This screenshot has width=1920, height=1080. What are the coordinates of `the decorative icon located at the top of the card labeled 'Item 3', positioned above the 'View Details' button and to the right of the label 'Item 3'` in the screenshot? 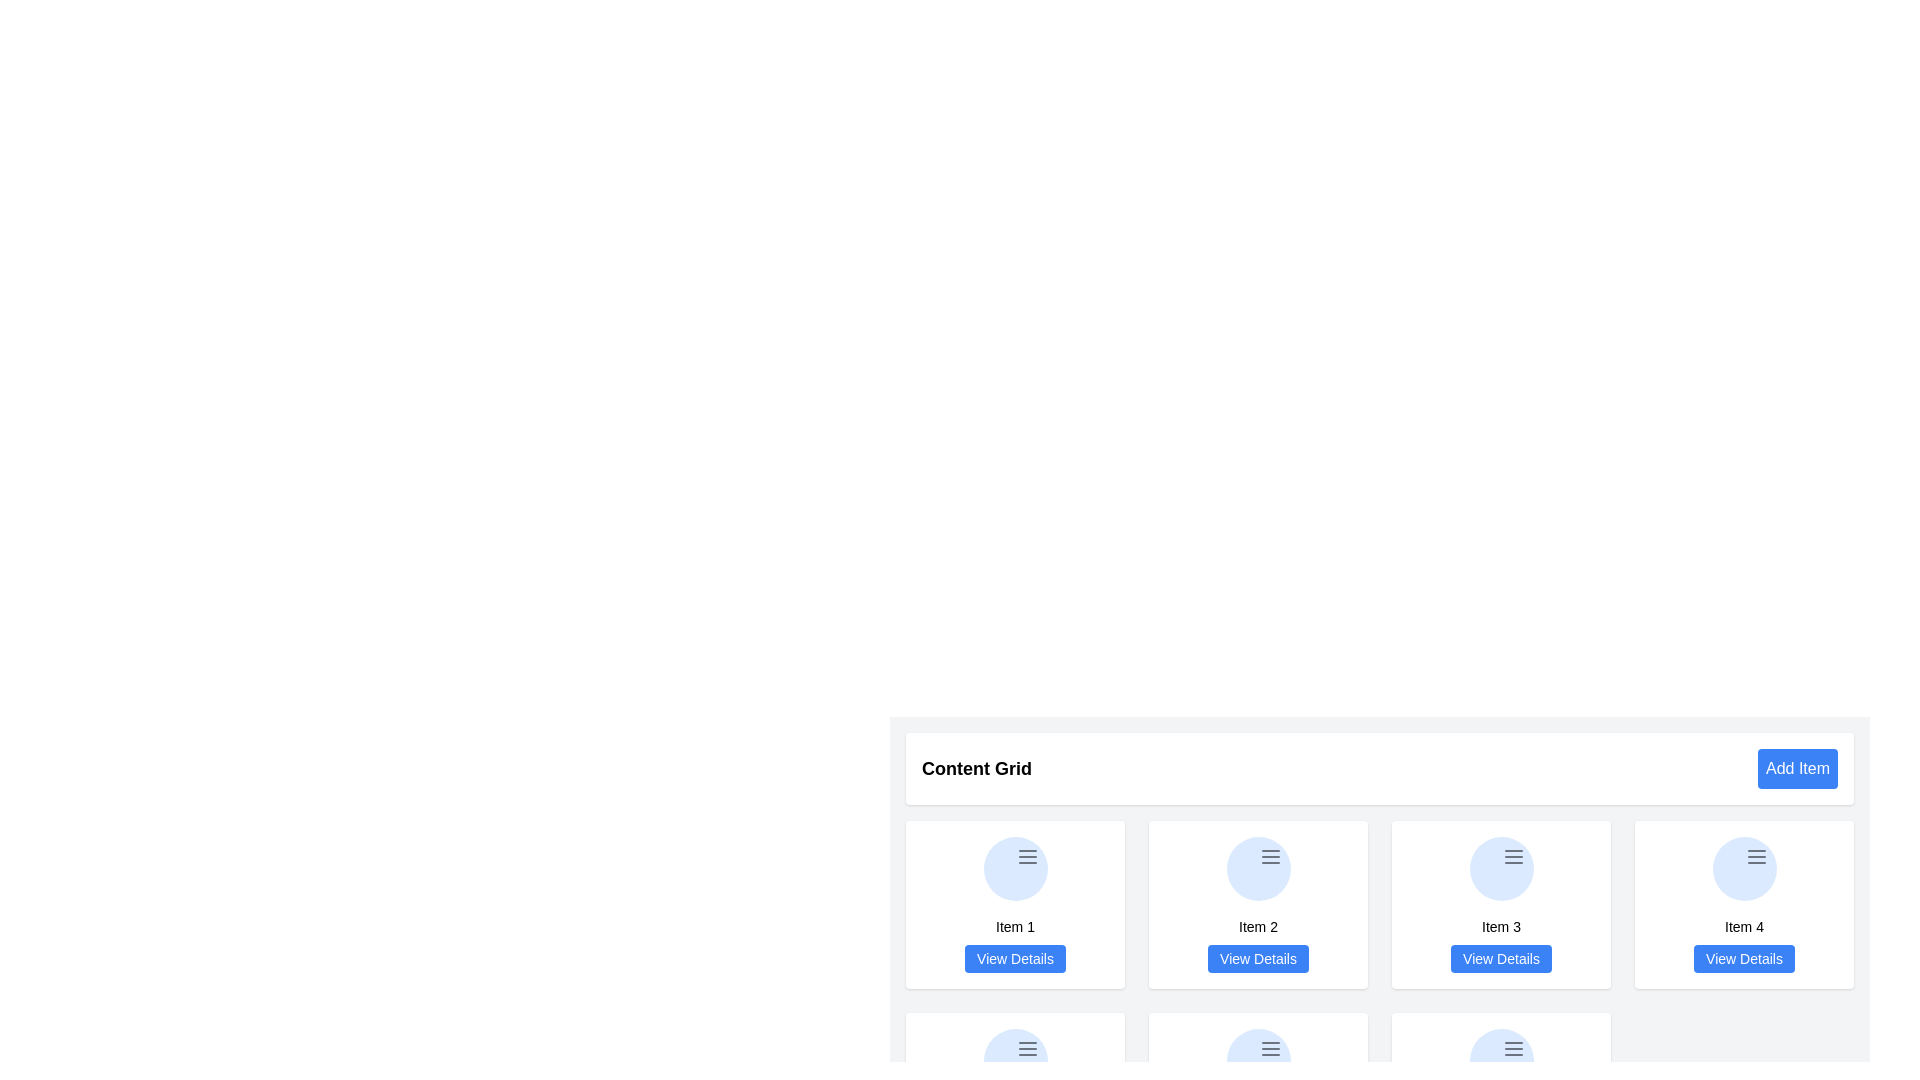 It's located at (1501, 867).